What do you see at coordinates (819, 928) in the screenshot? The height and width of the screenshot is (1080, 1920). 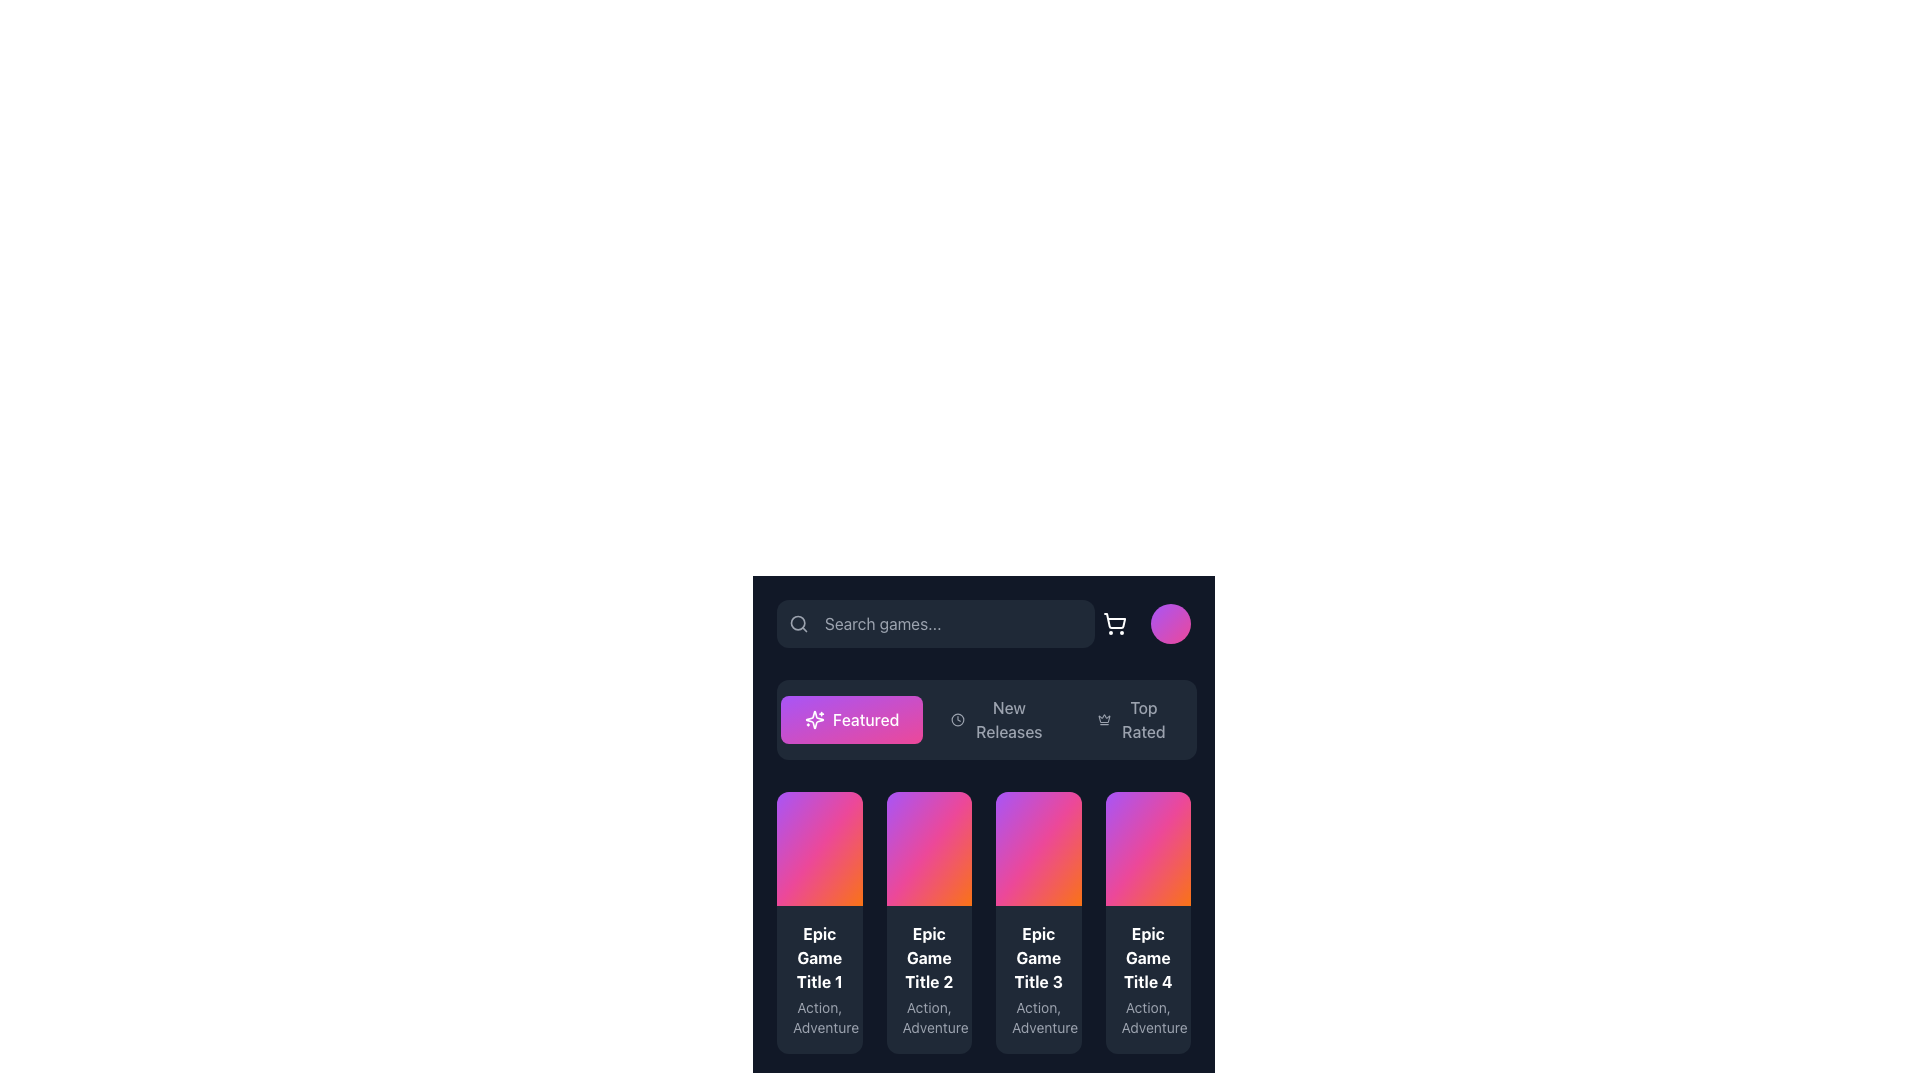 I see `the text display area of the first card in the horizontal list` at bounding box center [819, 928].